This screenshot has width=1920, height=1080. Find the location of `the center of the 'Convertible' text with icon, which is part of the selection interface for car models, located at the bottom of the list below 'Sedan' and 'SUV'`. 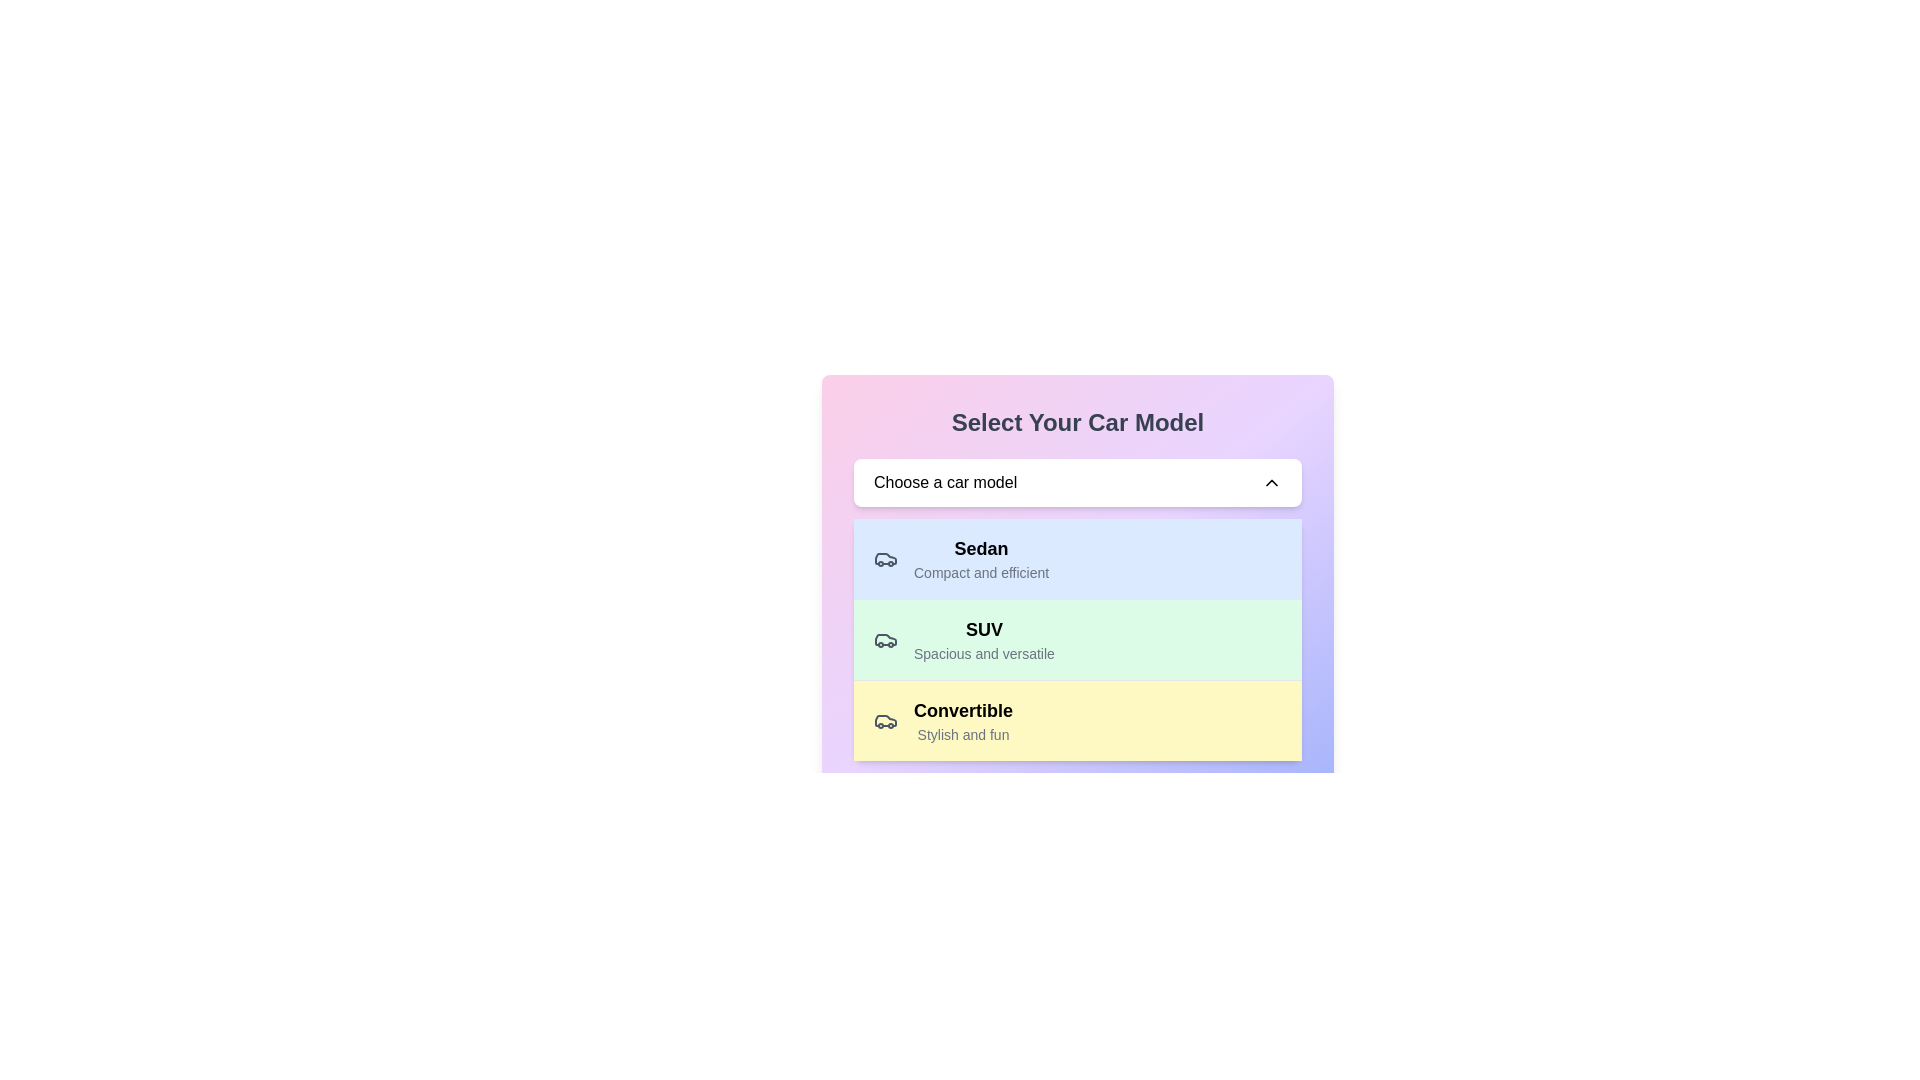

the center of the 'Convertible' text with icon, which is part of the selection interface for car models, located at the bottom of the list below 'Sedan' and 'SUV' is located at coordinates (942, 721).